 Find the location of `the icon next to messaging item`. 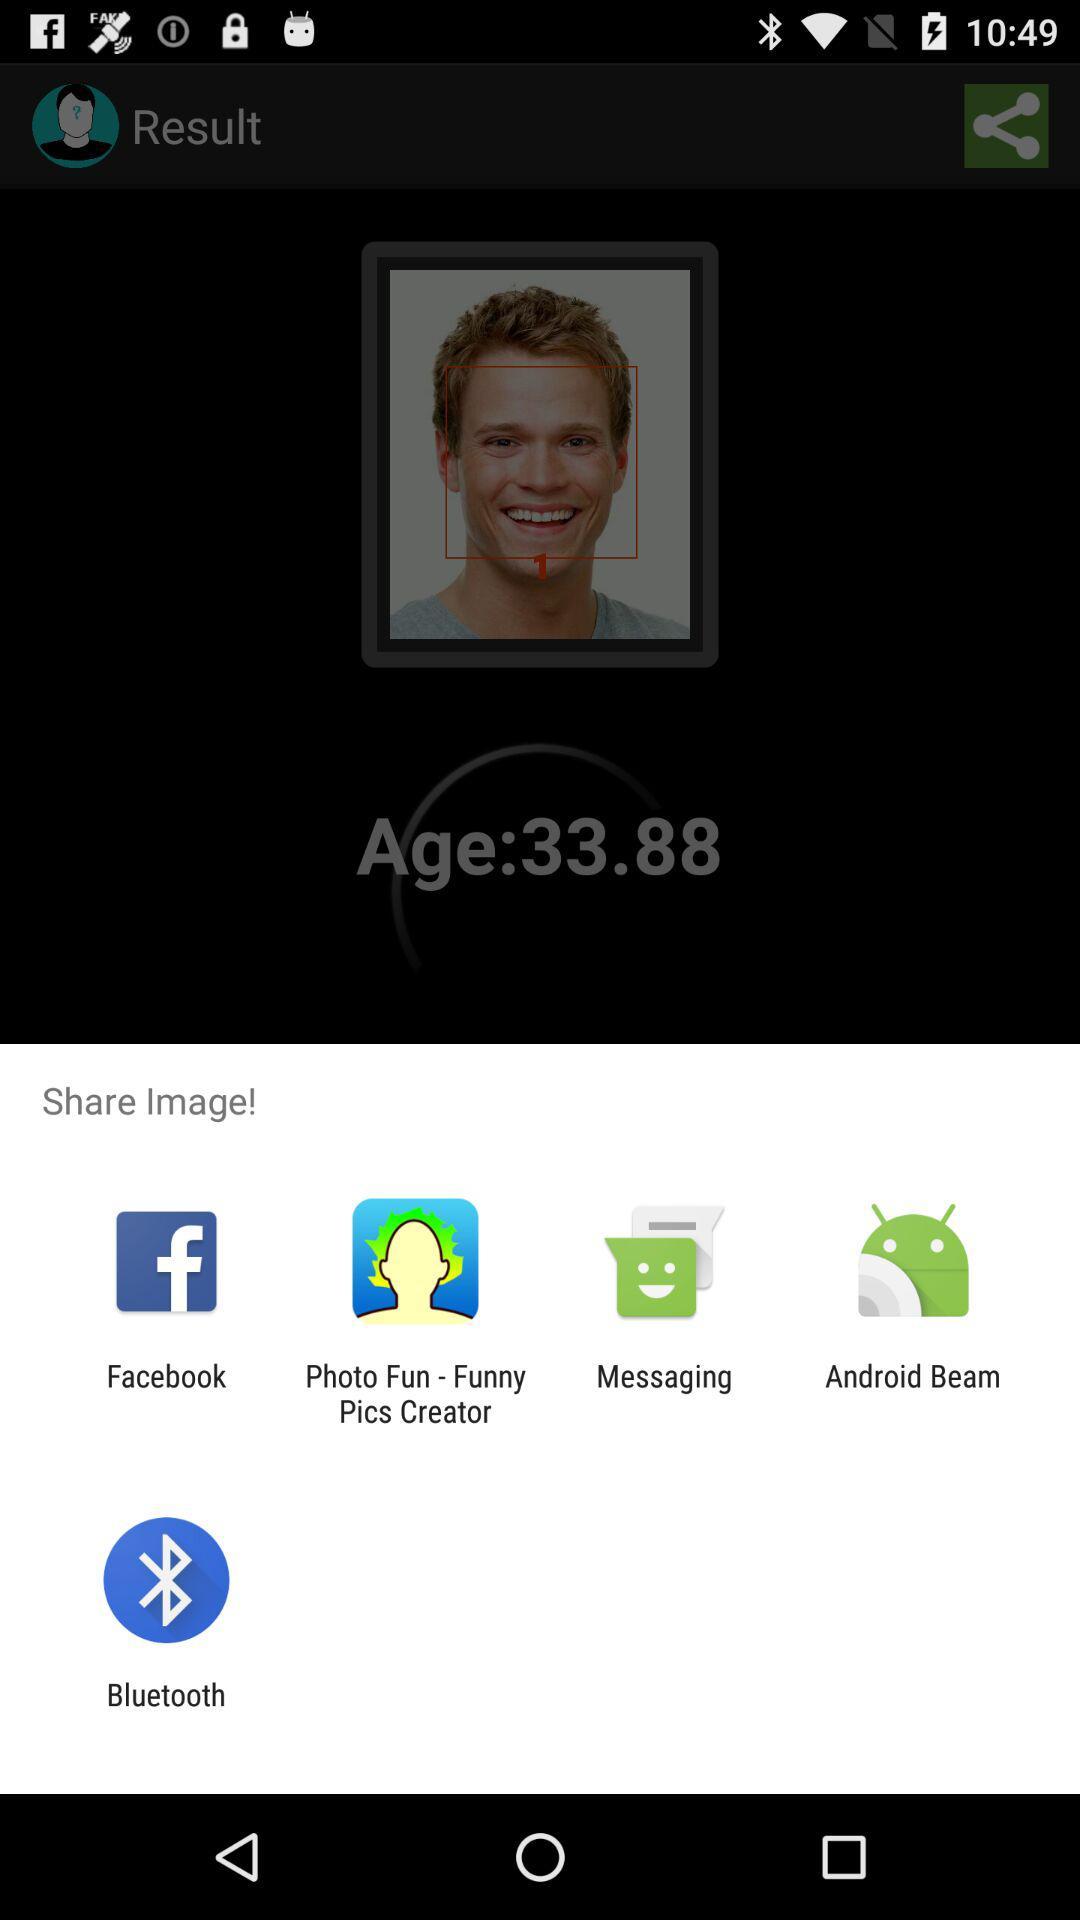

the icon next to messaging item is located at coordinates (913, 1392).